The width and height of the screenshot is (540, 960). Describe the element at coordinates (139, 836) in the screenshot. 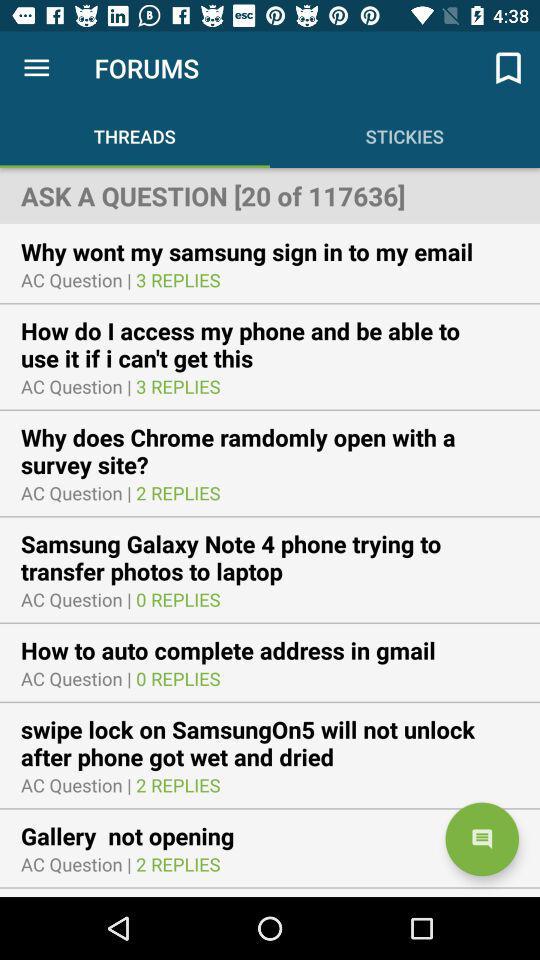

I see `gallery  not opening item` at that location.